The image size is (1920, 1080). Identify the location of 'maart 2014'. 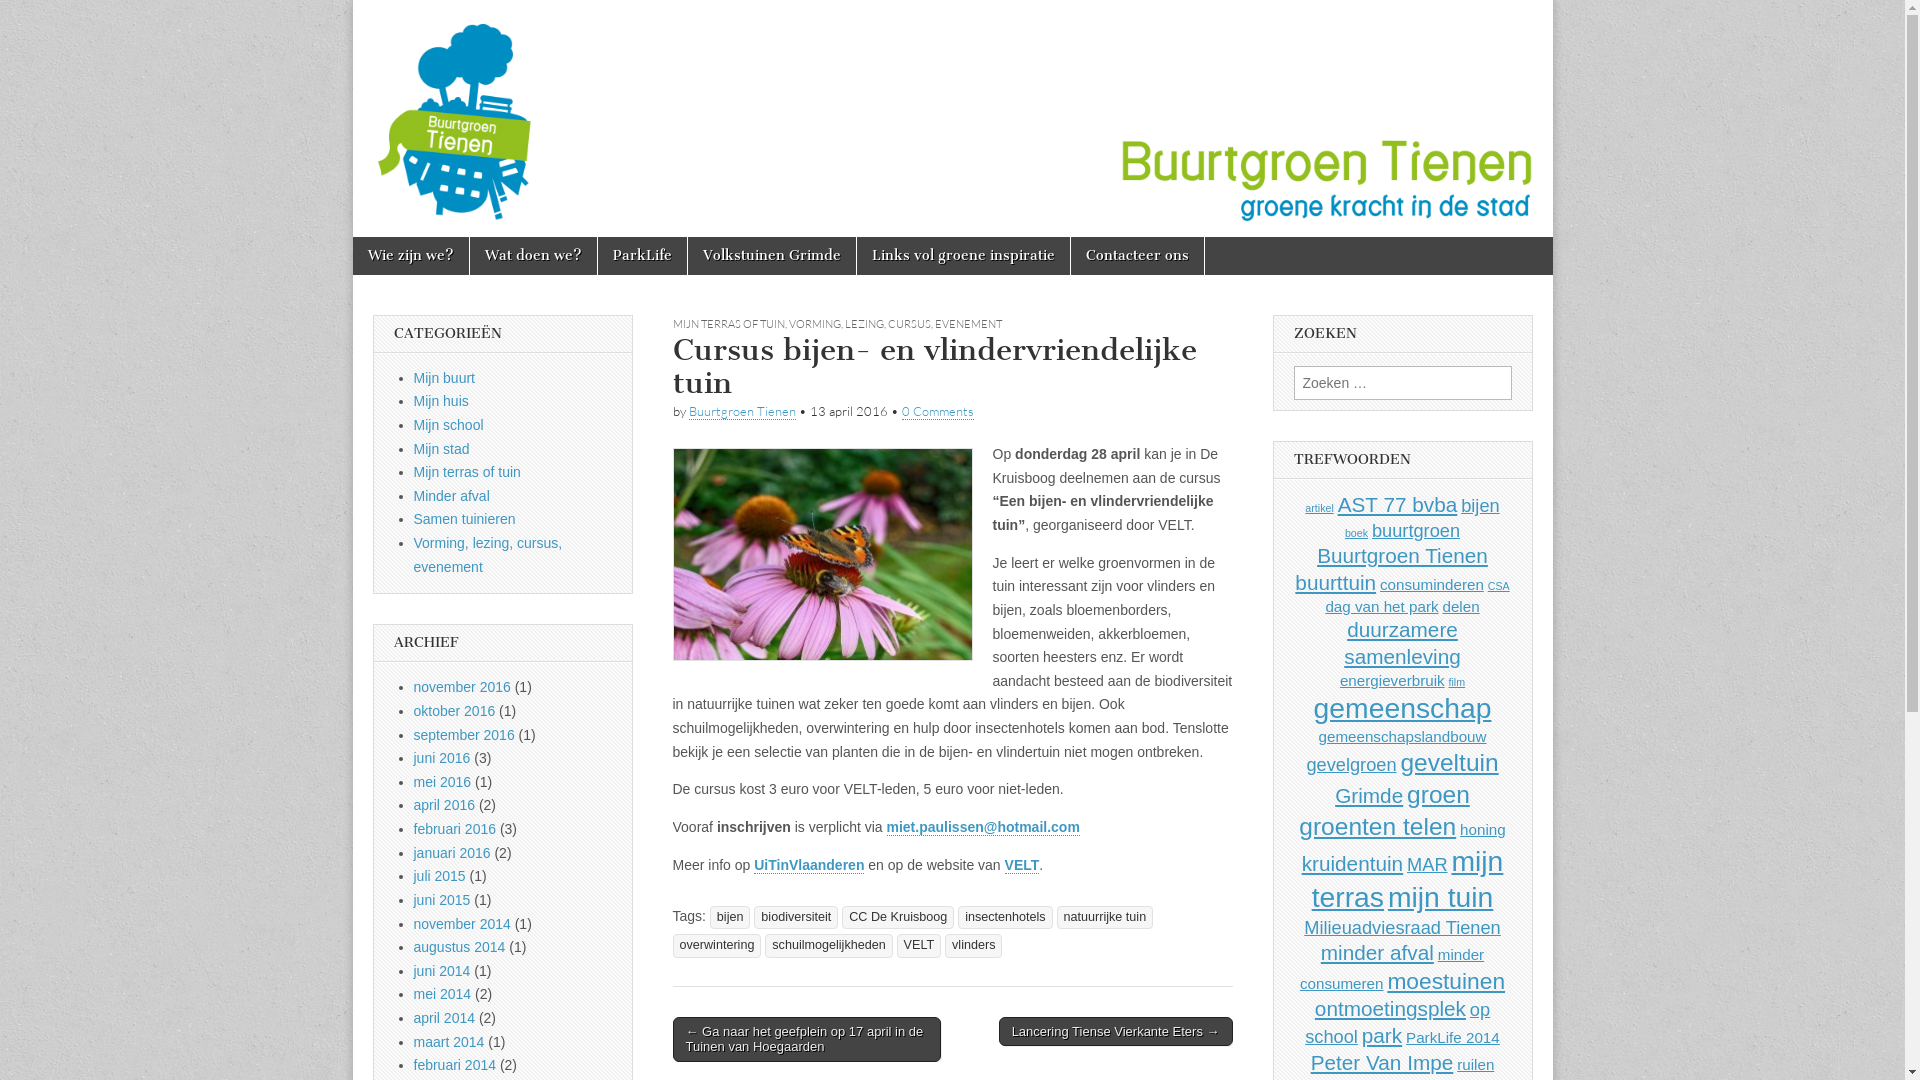
(412, 1040).